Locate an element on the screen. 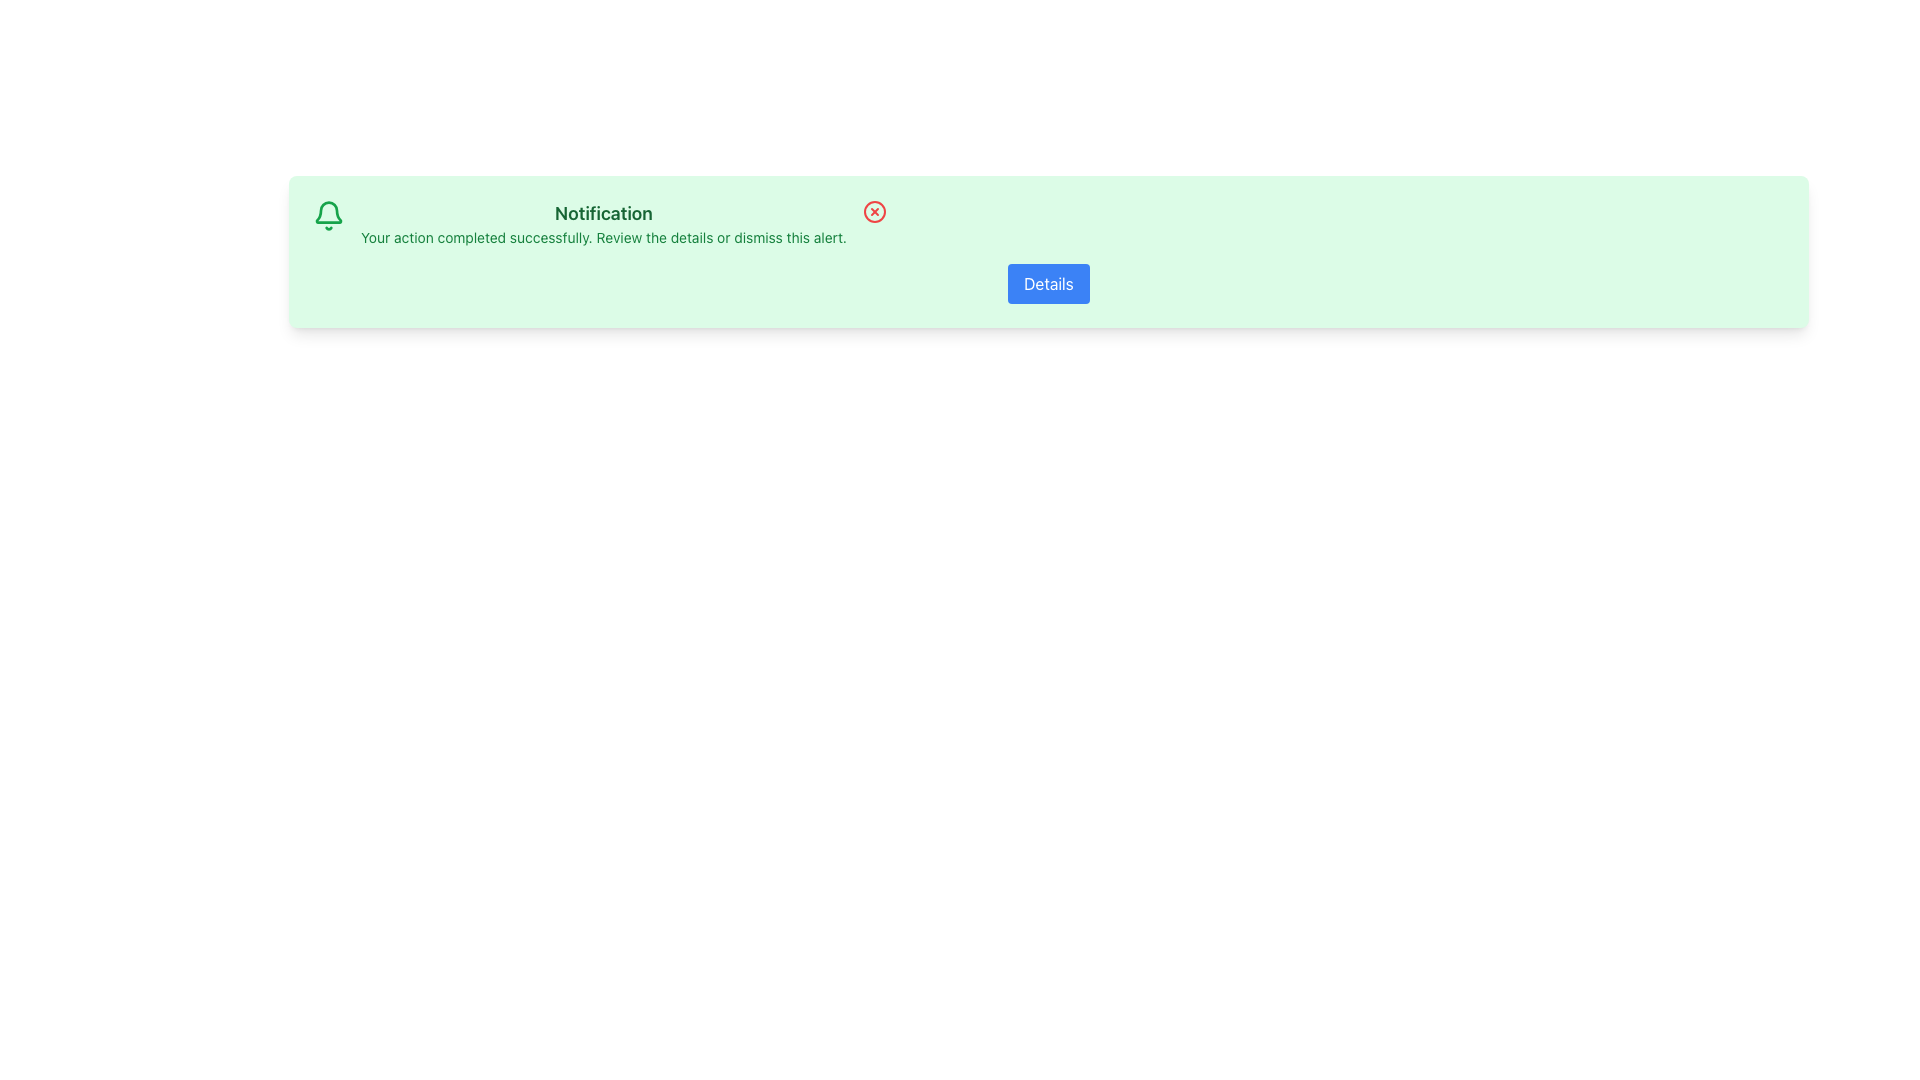 This screenshot has width=1920, height=1080. the notification icon located at the far left of the notification banner, next to the text 'Notification' is located at coordinates (329, 216).